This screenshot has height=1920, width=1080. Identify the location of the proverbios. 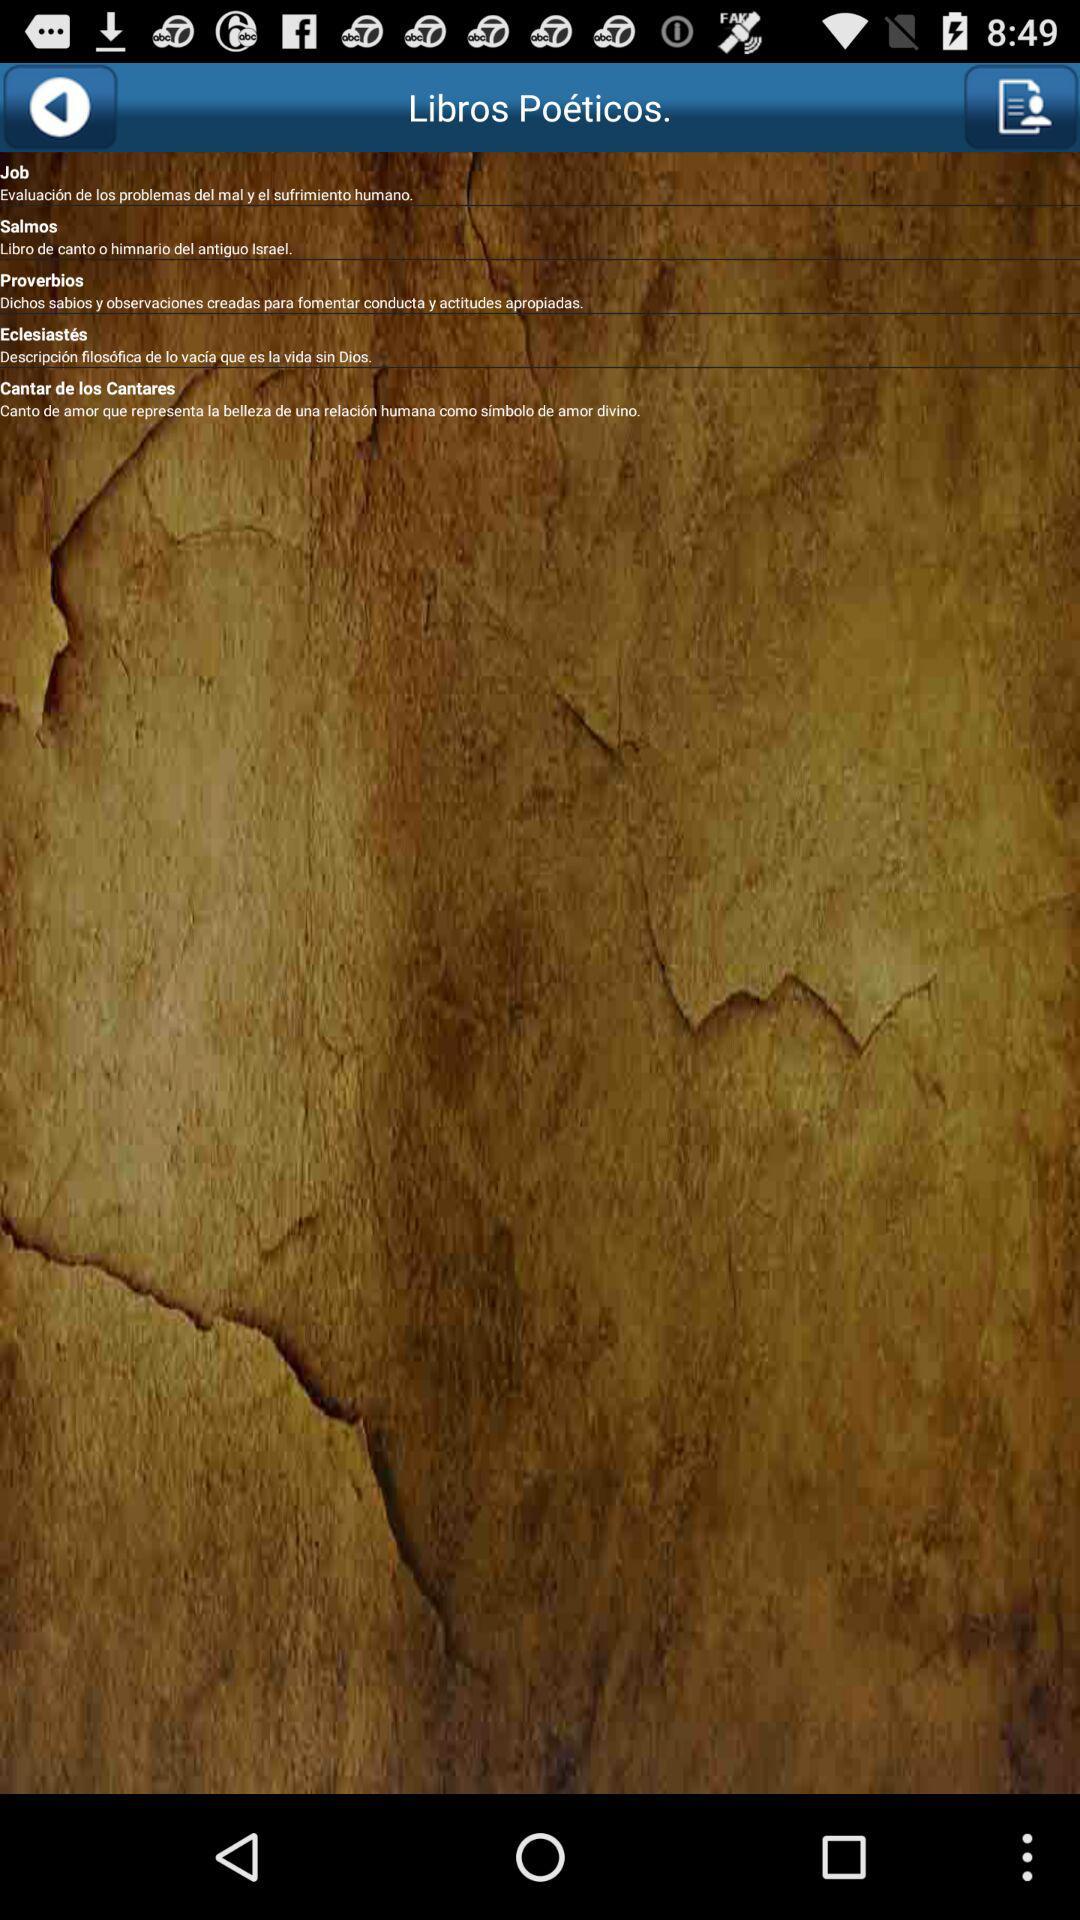
(540, 275).